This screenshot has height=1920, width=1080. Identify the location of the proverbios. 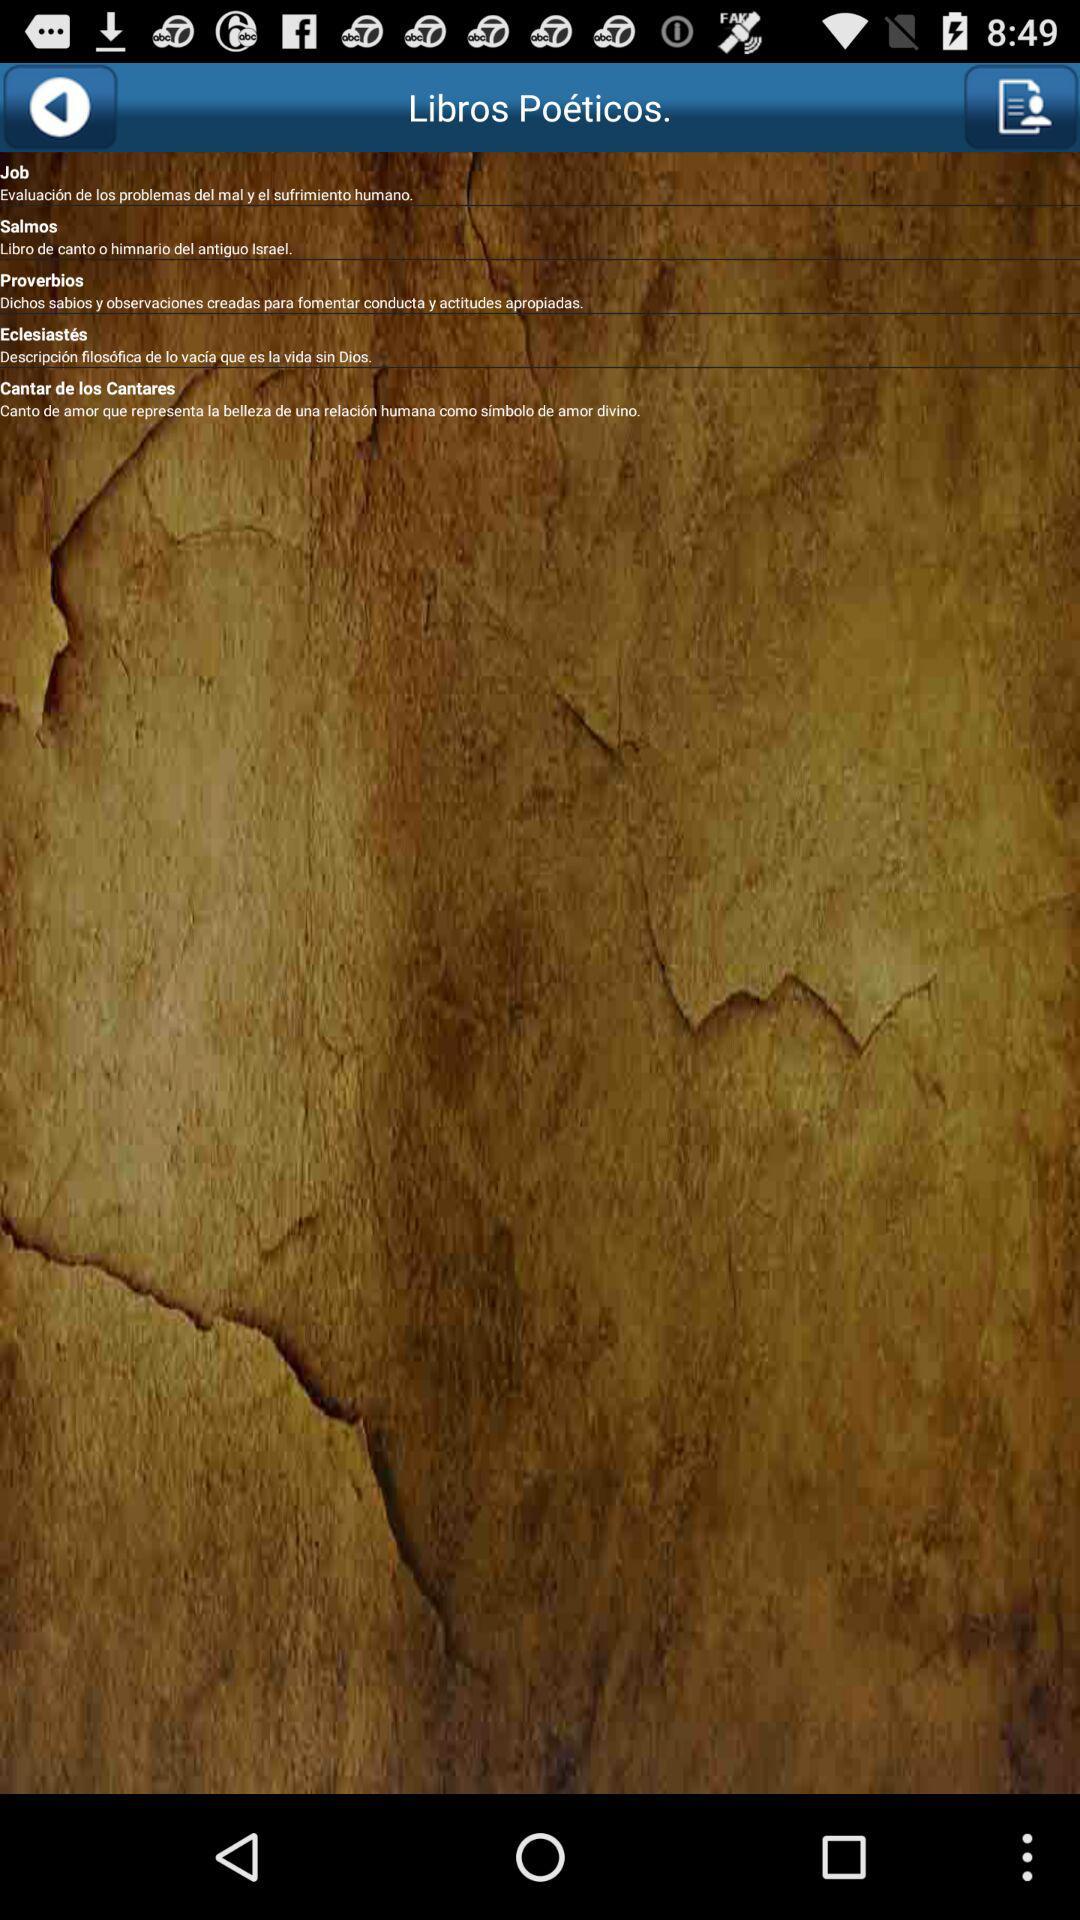
(540, 275).